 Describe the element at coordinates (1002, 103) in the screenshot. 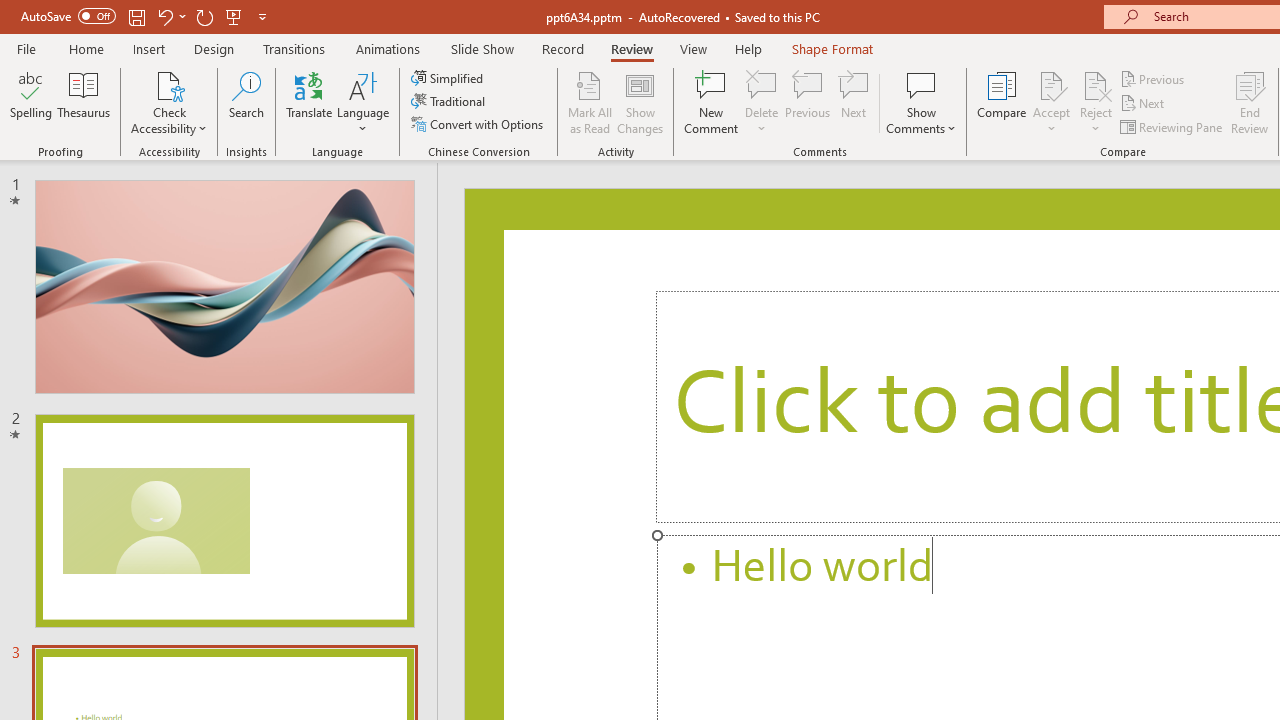

I see `'Compare'` at that location.